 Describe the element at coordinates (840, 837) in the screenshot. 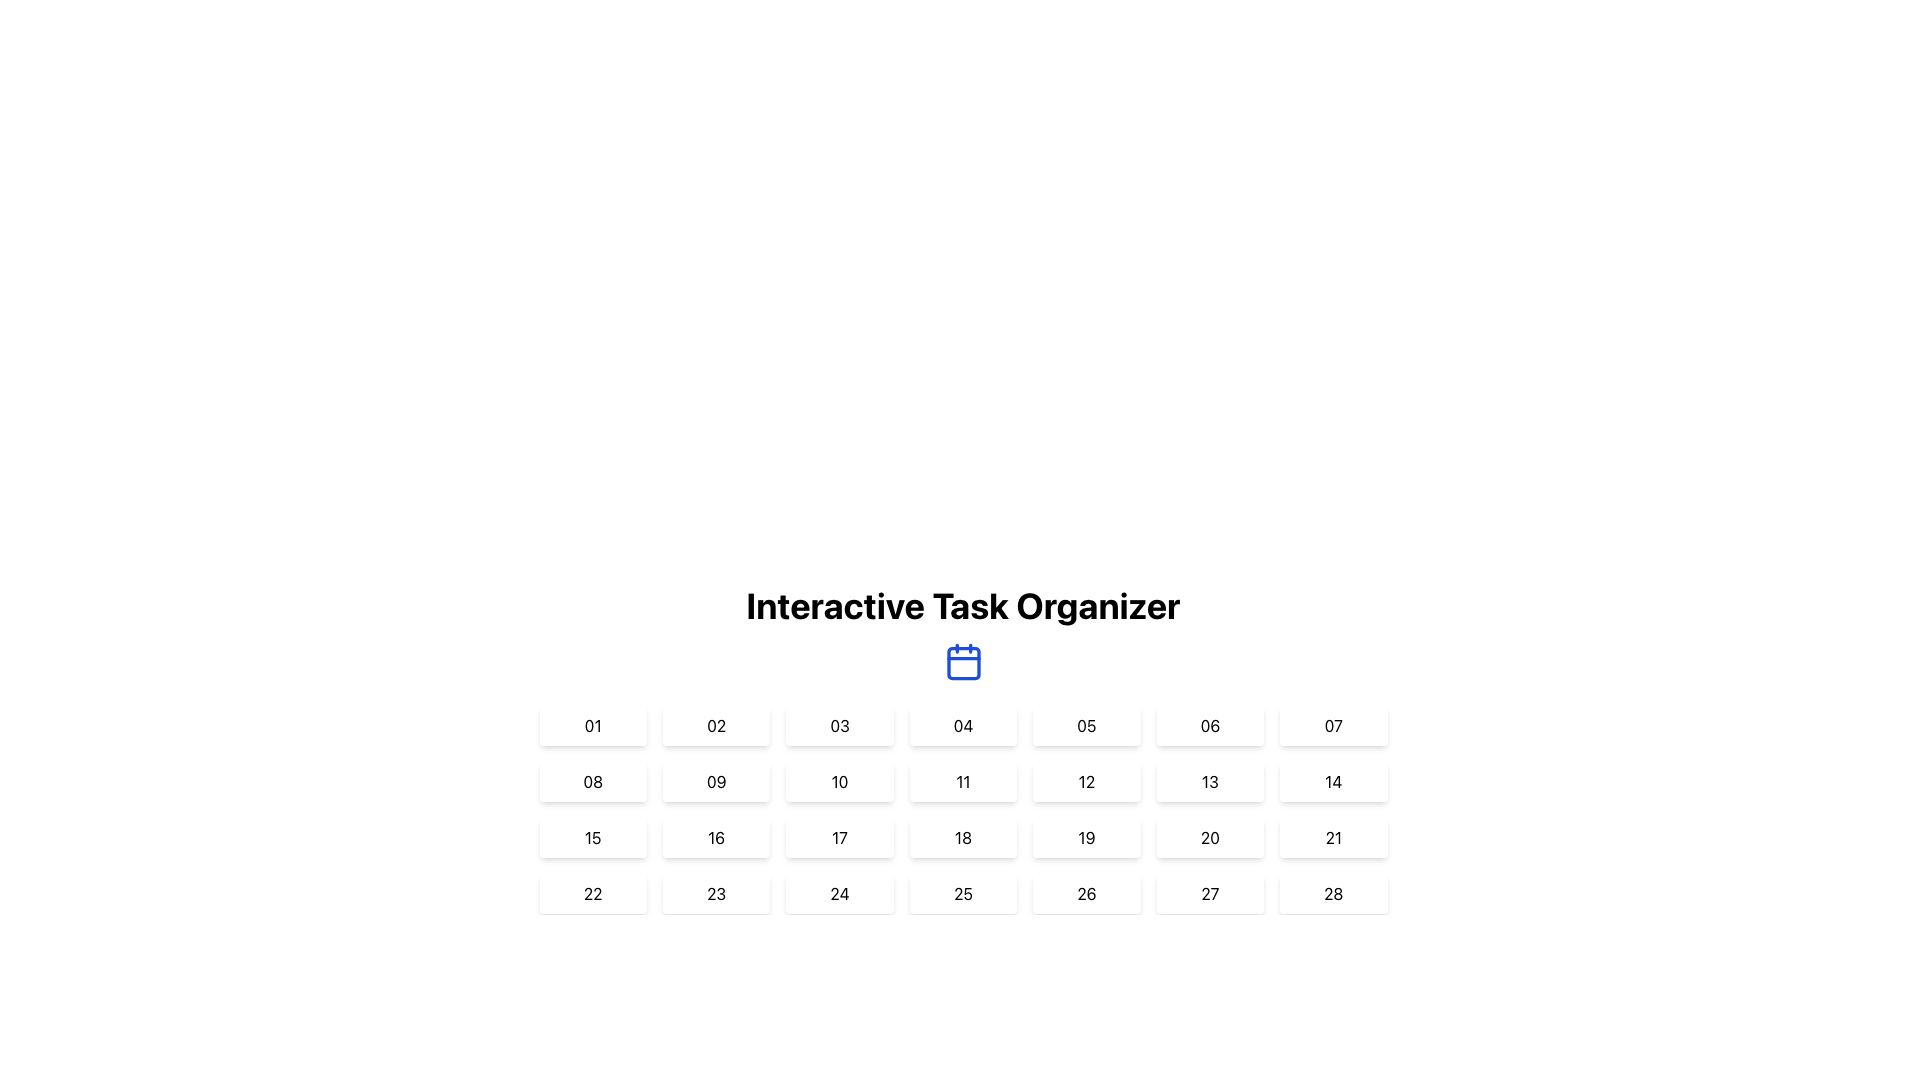

I see `the rounded rectangular button displaying the number '17'` at that location.